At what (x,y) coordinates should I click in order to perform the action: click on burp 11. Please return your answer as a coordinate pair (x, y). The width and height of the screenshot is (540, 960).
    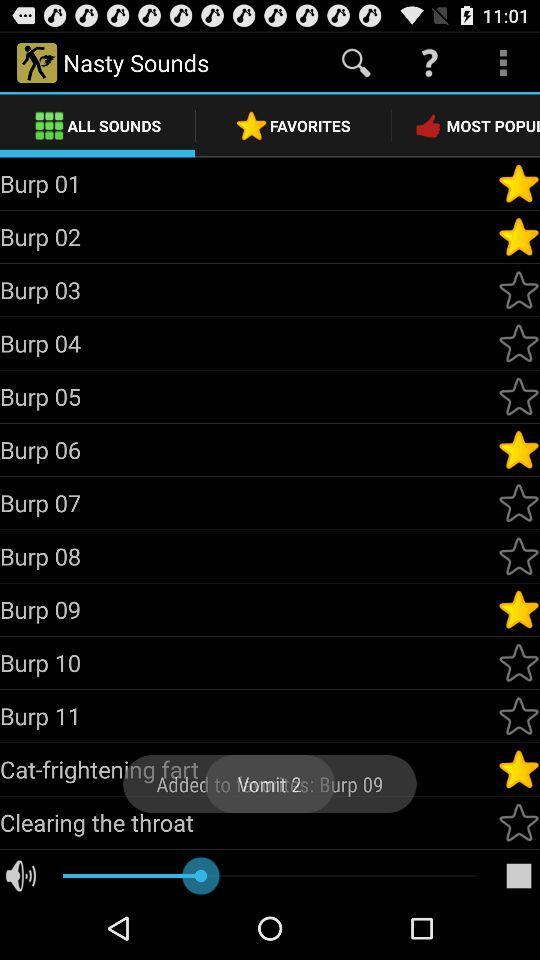
    Looking at the image, I should click on (518, 716).